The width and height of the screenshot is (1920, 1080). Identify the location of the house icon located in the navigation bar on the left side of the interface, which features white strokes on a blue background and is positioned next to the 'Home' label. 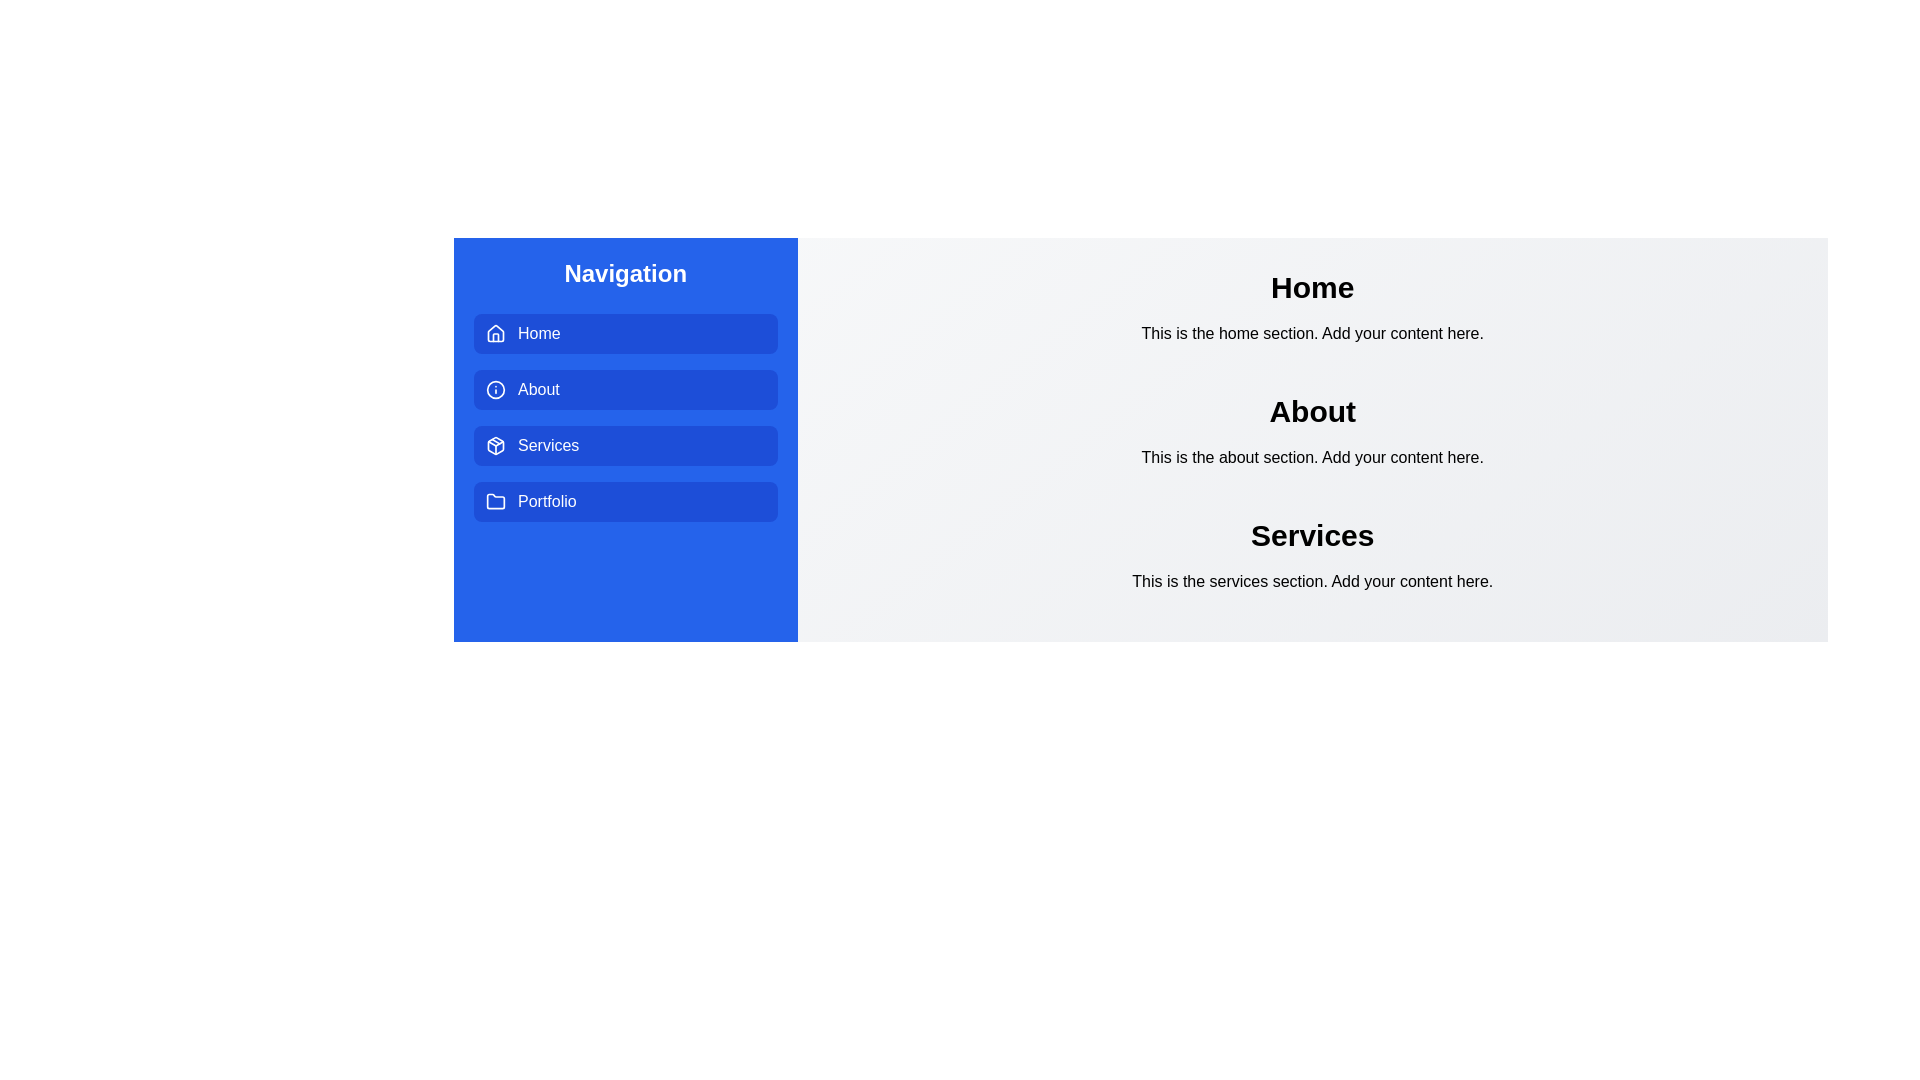
(495, 333).